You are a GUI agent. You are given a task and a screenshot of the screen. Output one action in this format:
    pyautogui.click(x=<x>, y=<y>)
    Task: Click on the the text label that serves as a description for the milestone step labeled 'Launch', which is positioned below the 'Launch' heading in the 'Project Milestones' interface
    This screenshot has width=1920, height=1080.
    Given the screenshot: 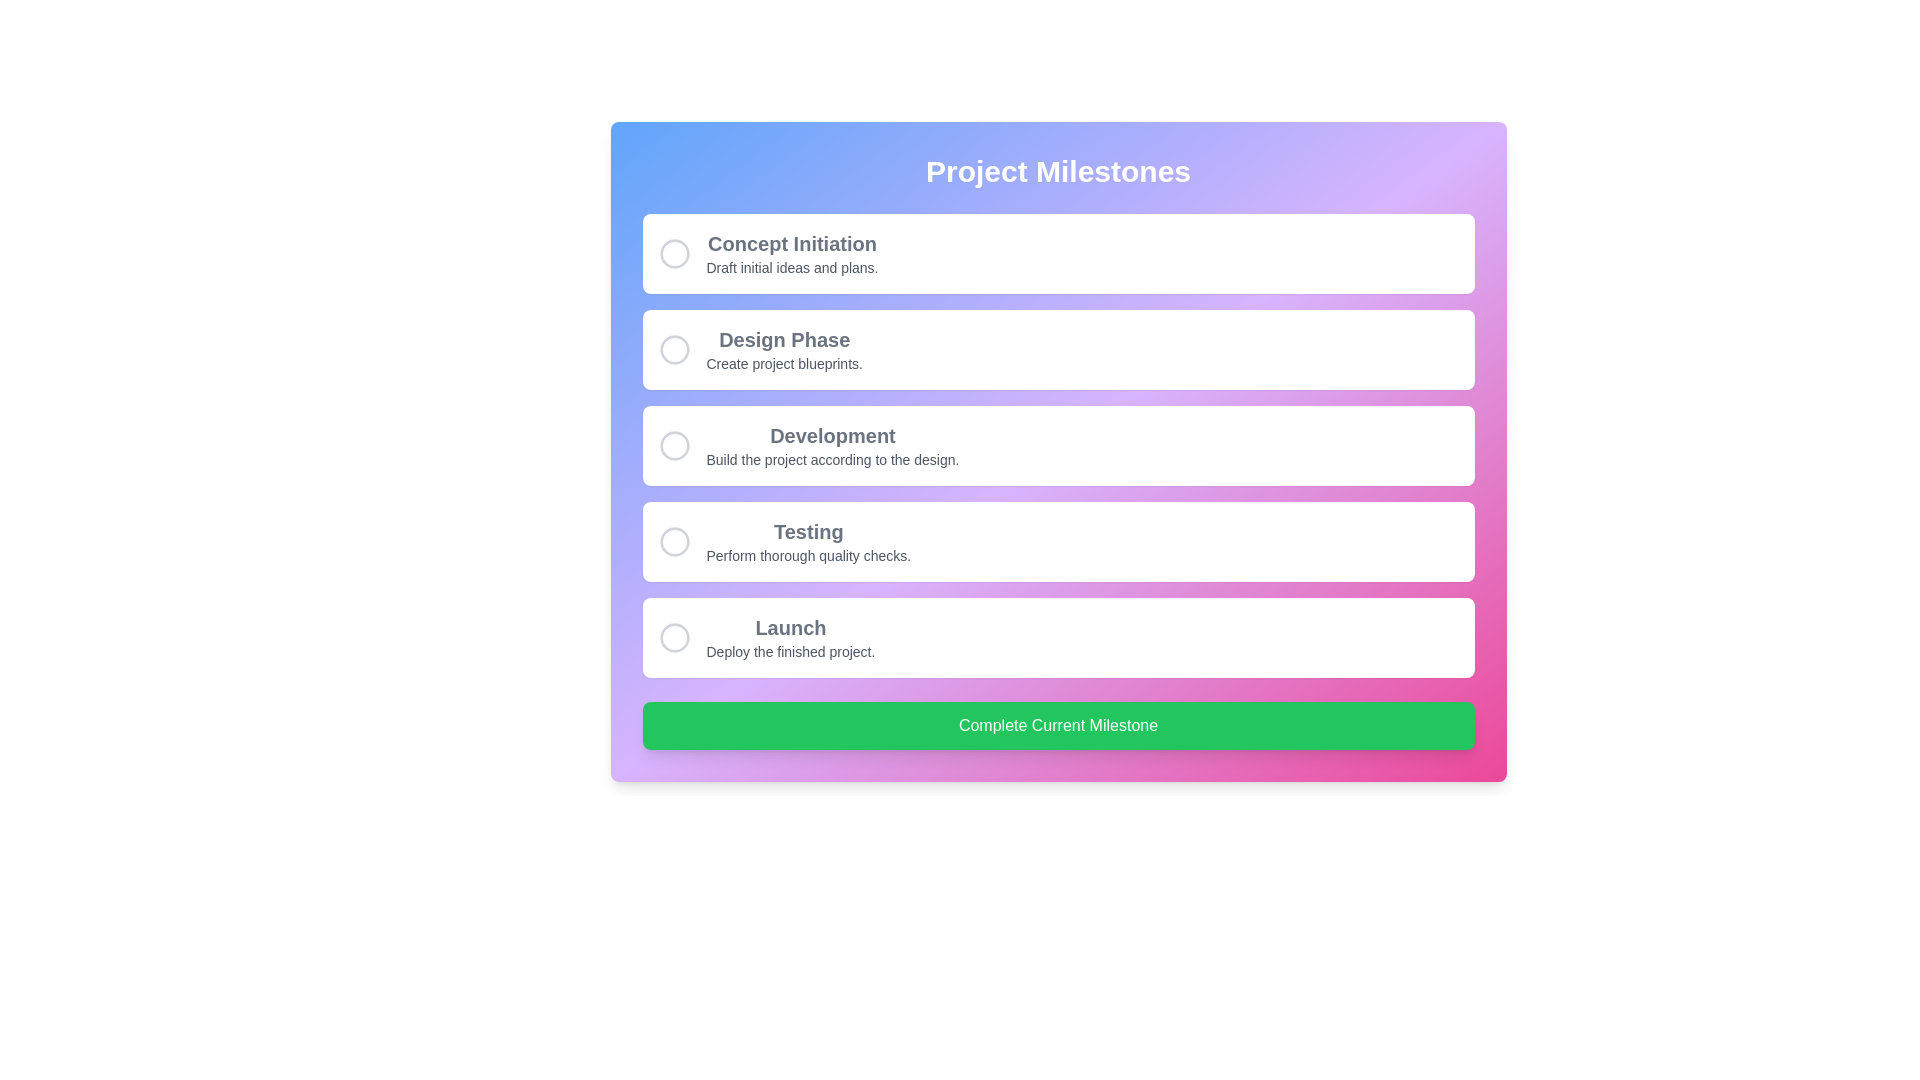 What is the action you would take?
    pyautogui.click(x=789, y=651)
    